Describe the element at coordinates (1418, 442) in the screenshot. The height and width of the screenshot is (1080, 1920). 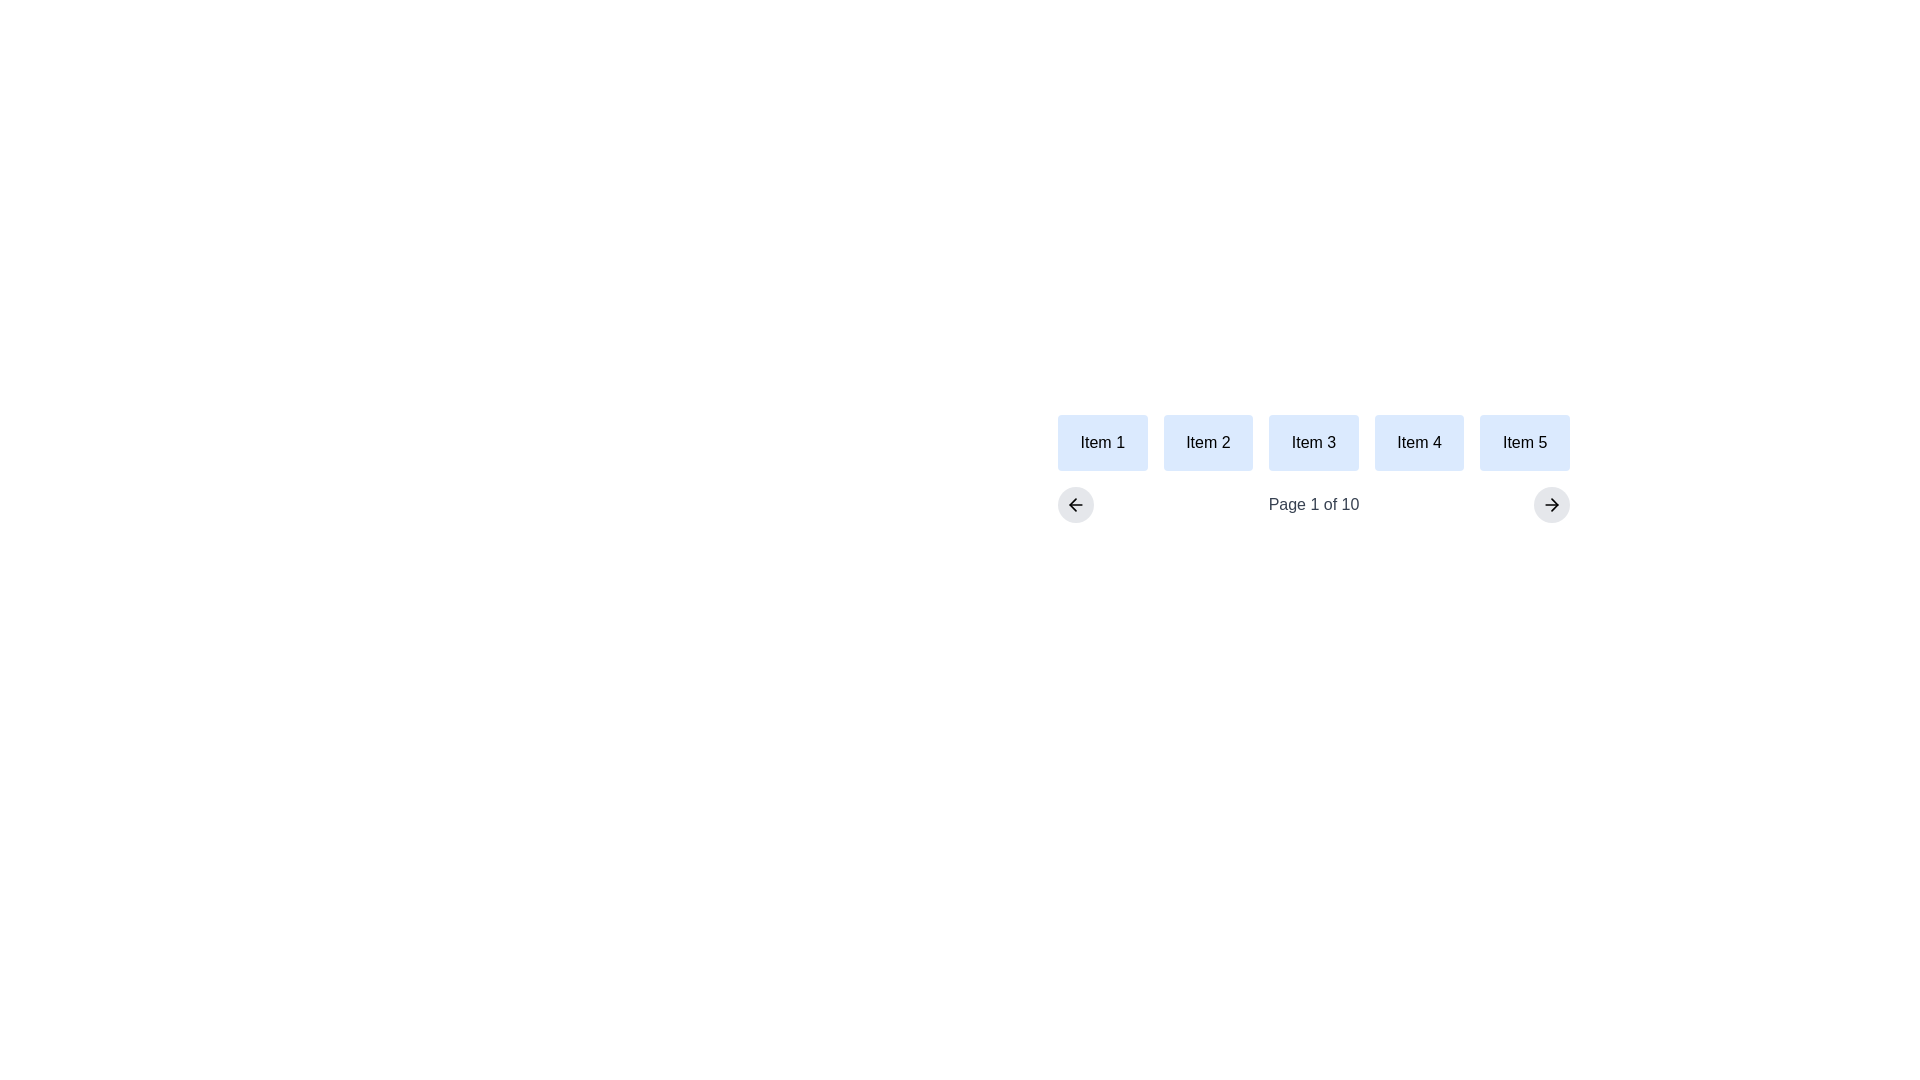
I see `the fourth informational card in a horizontally aligned grid of 5 items, located between 'Item 3' and 'Item 5'` at that location.